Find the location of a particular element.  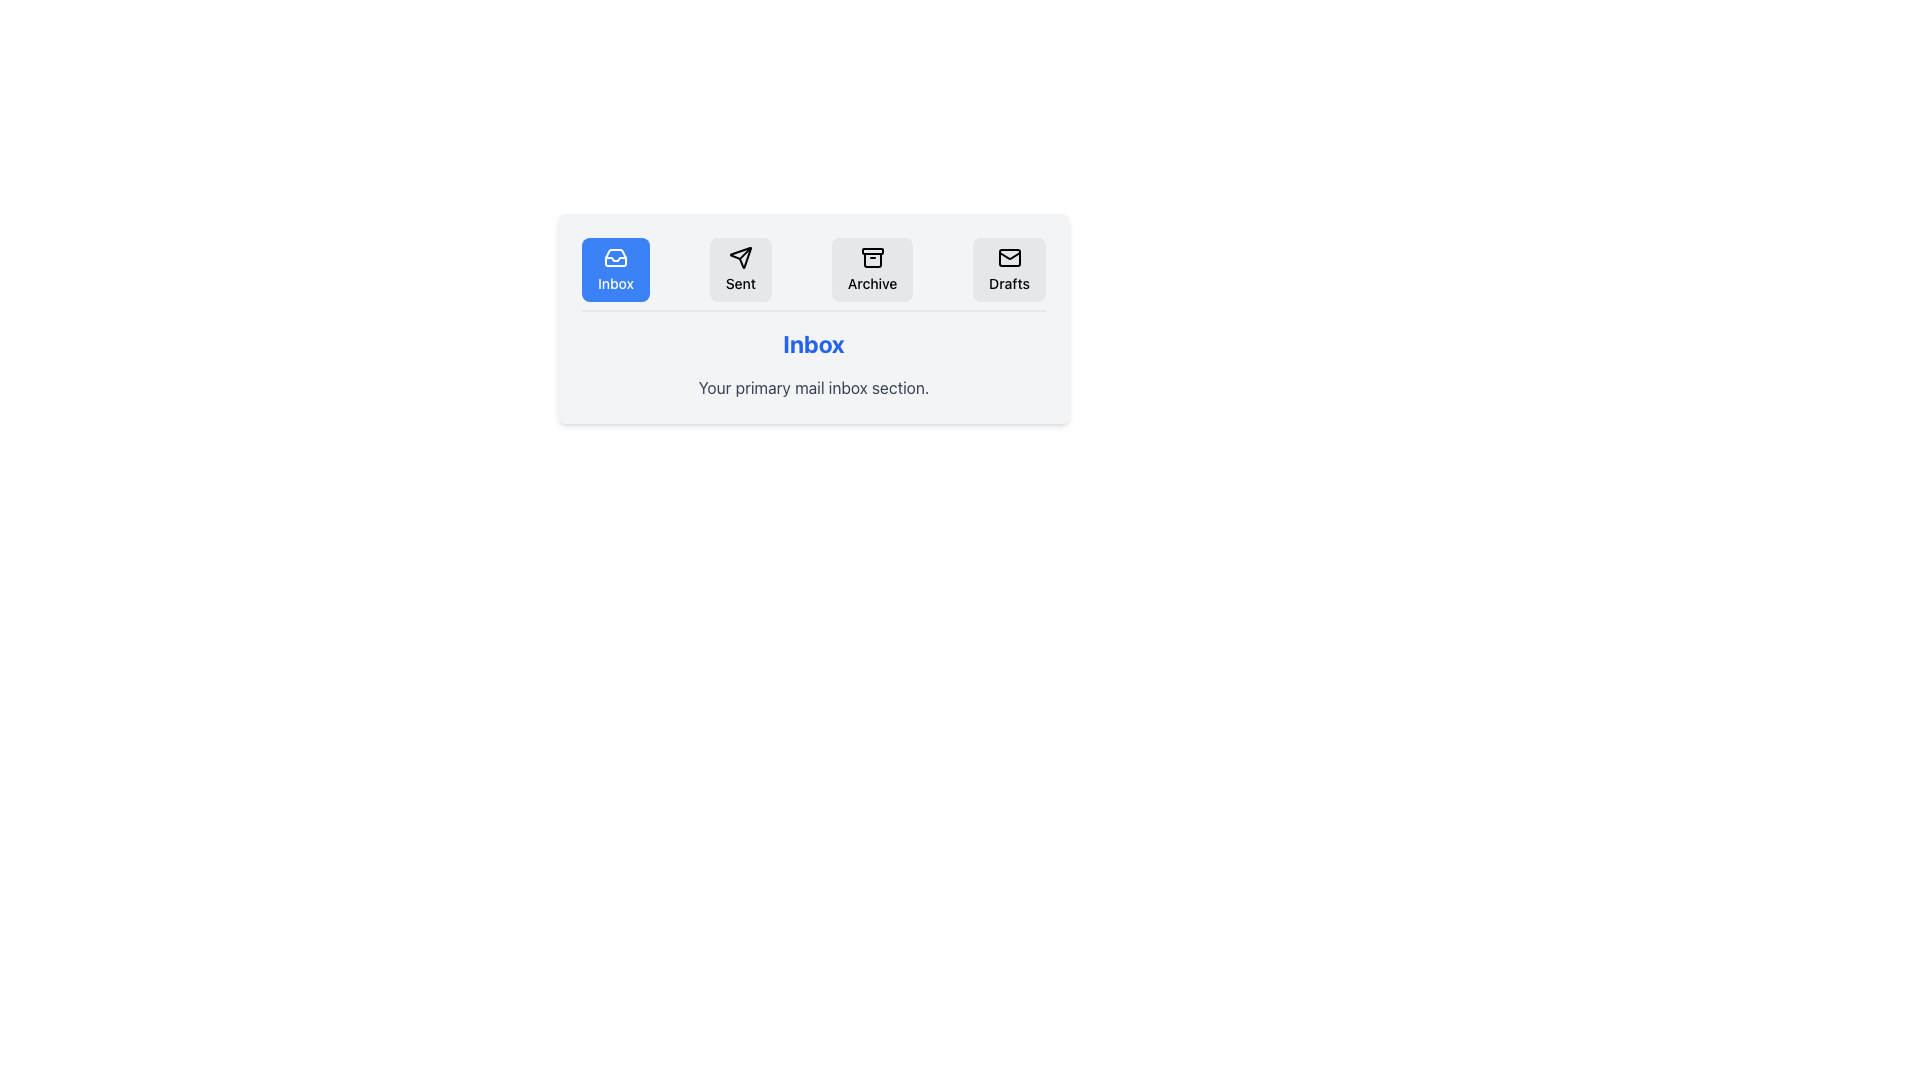

the descriptive text element displaying 'Your primary mail inbox section.' located beneath the header 'Inbox' is located at coordinates (814, 388).